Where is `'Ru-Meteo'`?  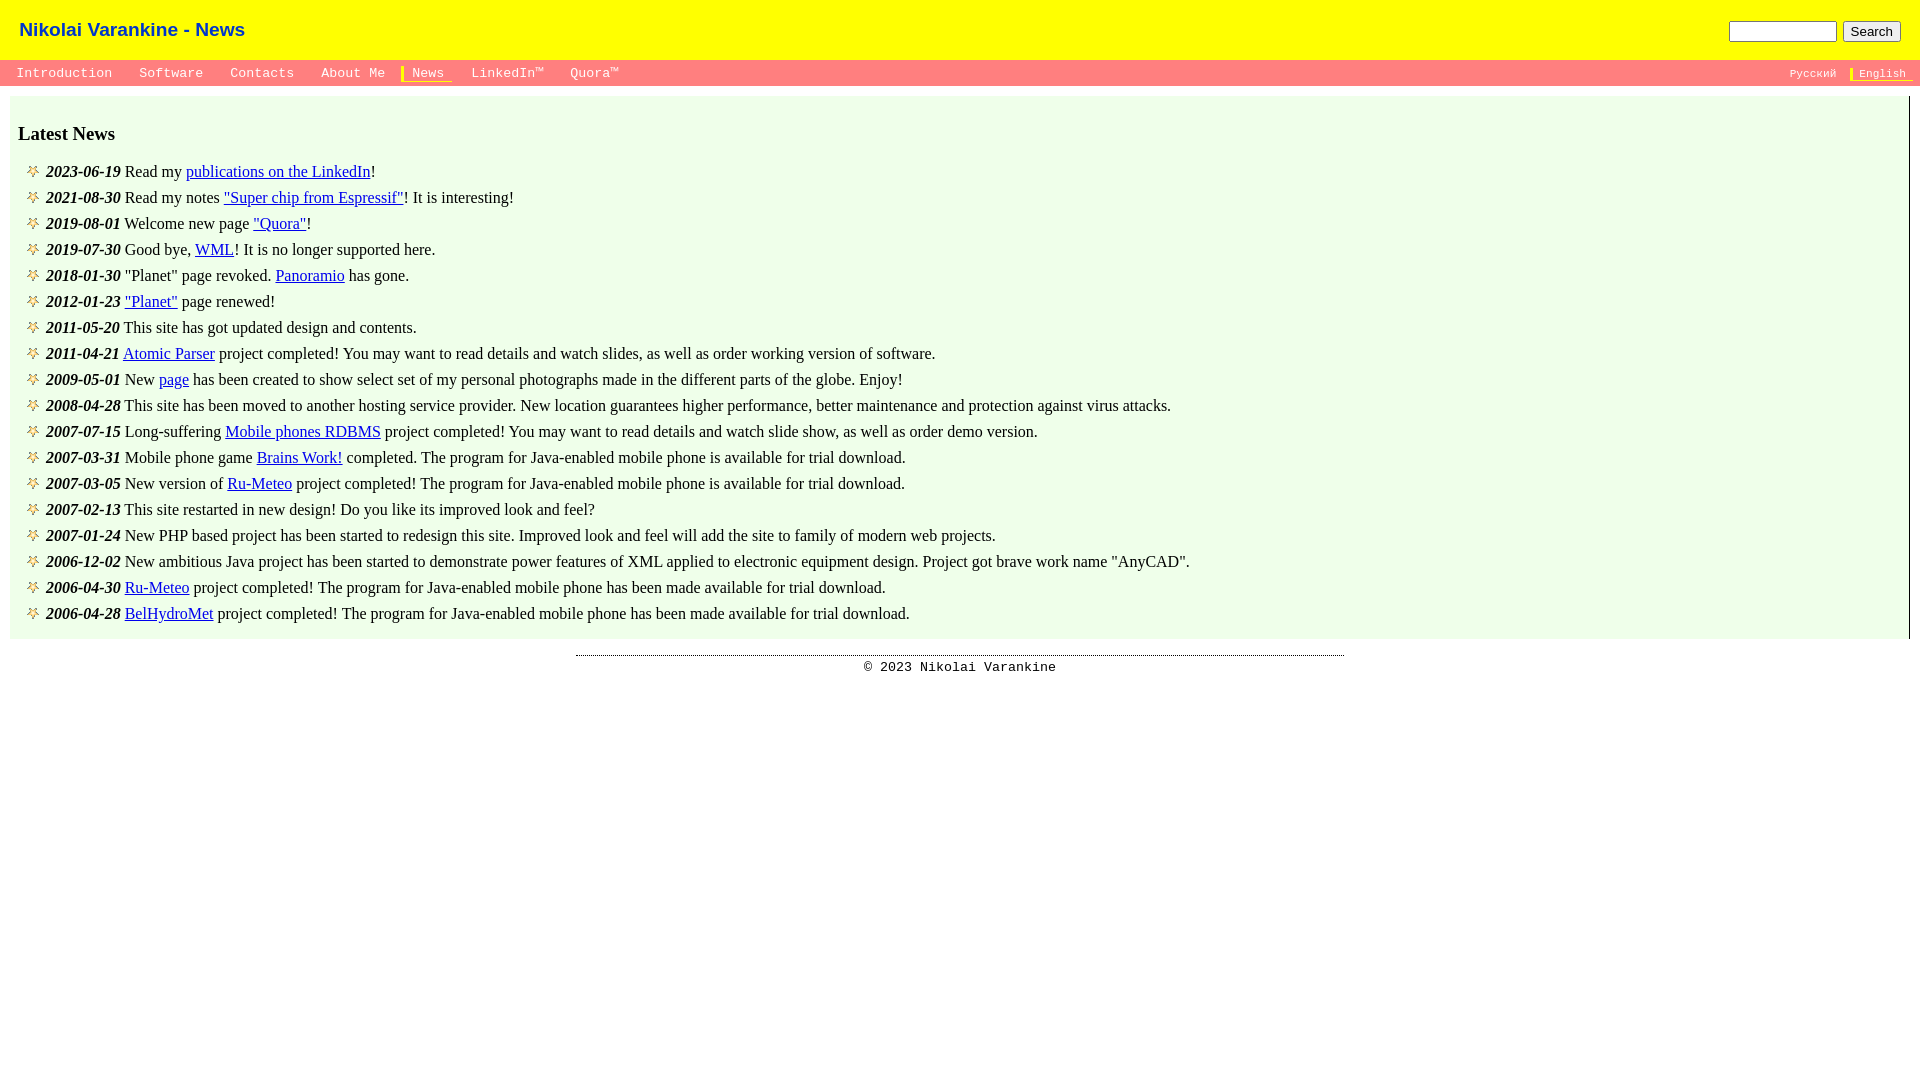 'Ru-Meteo' is located at coordinates (258, 483).